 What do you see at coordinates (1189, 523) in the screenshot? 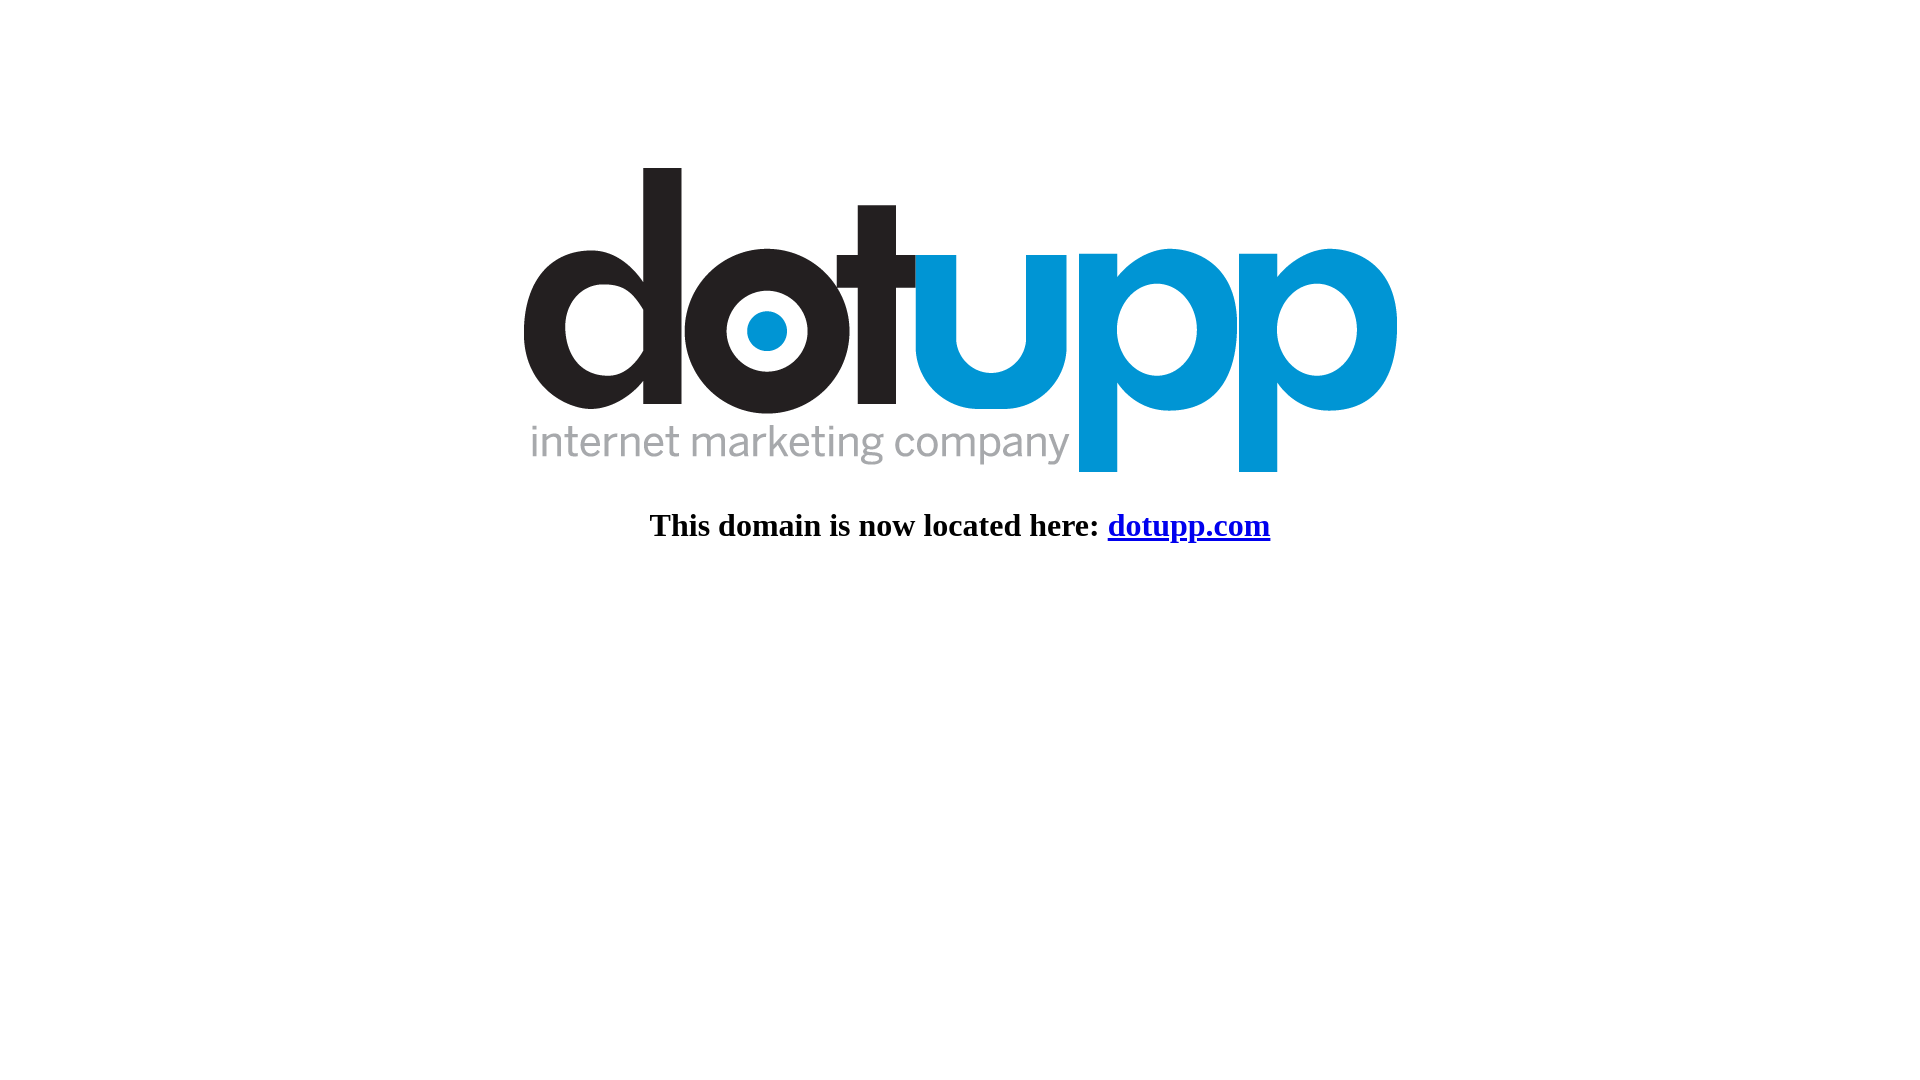
I see `'dotupp.com'` at bounding box center [1189, 523].